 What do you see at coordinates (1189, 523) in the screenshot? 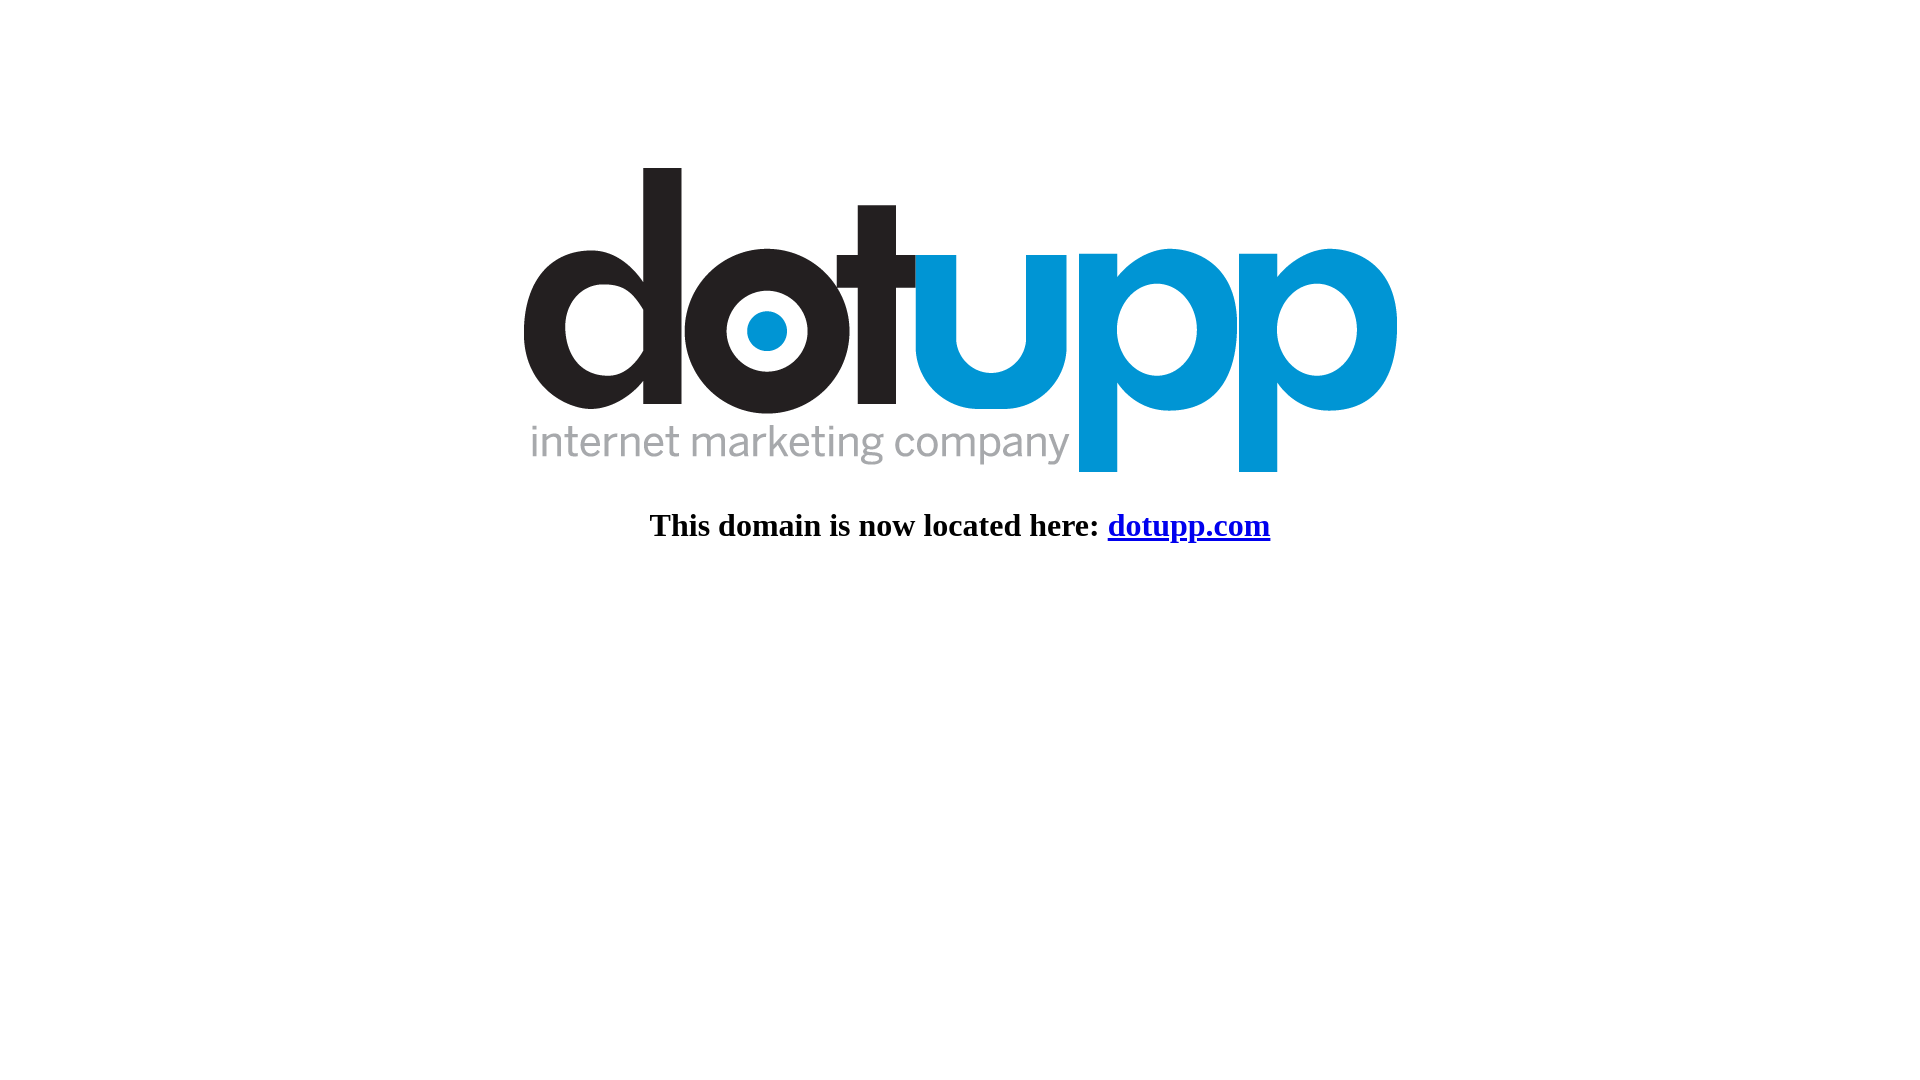
I see `'dotupp.com'` at bounding box center [1189, 523].